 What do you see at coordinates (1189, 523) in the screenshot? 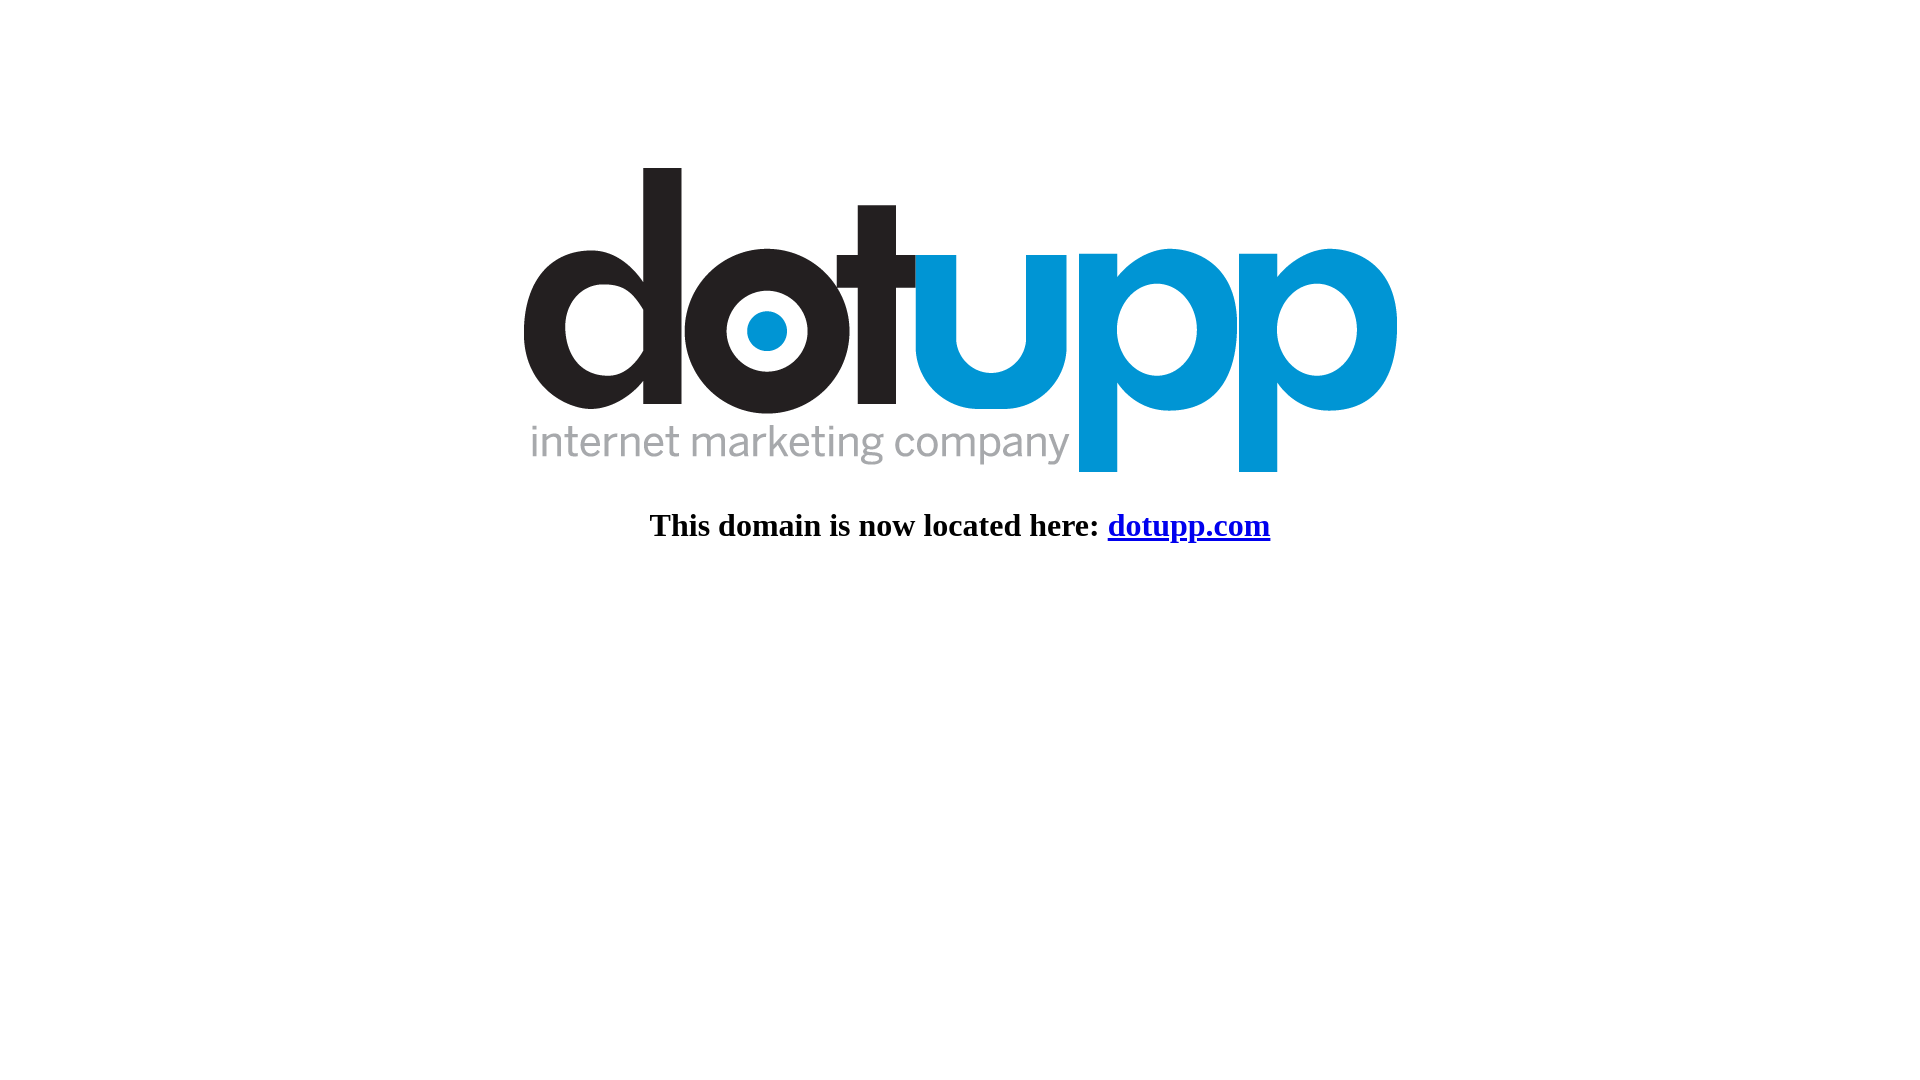
I see `'dotupp.com'` at bounding box center [1189, 523].